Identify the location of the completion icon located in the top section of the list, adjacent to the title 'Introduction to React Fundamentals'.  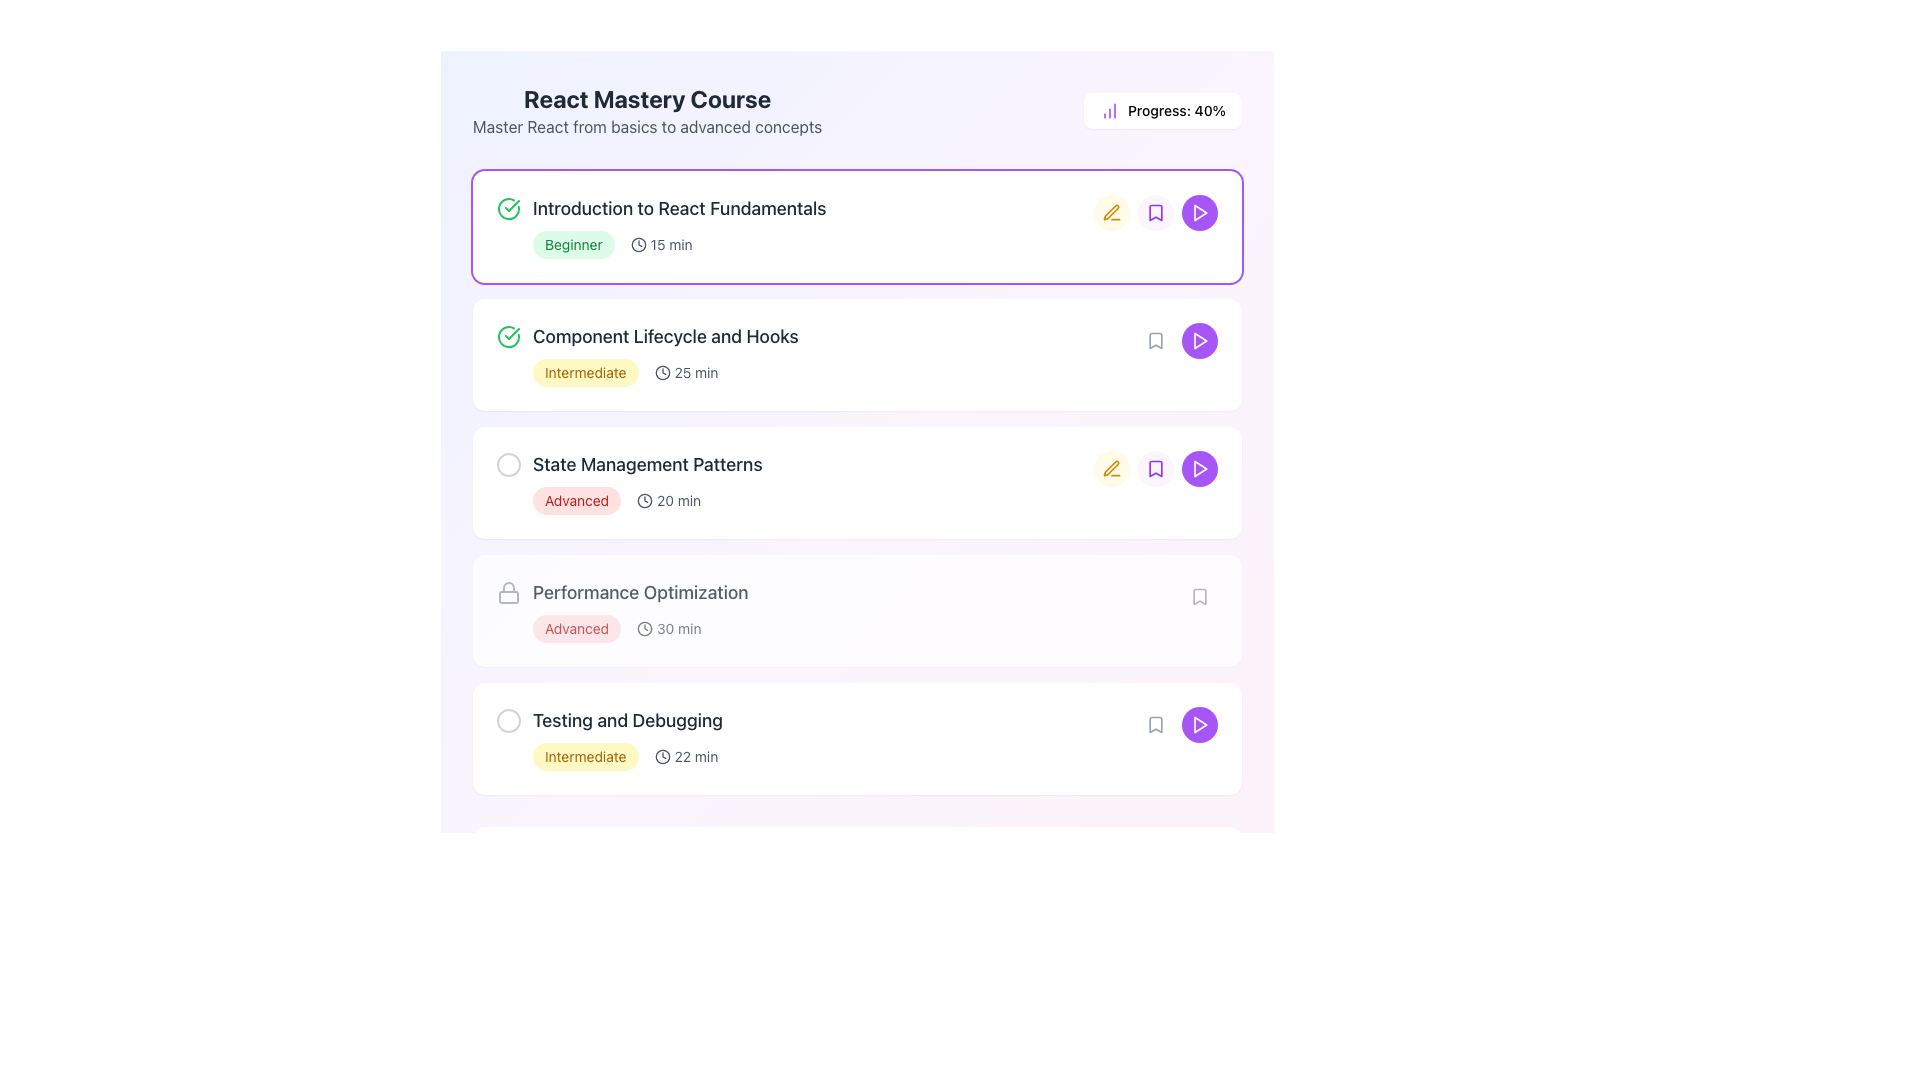
(508, 335).